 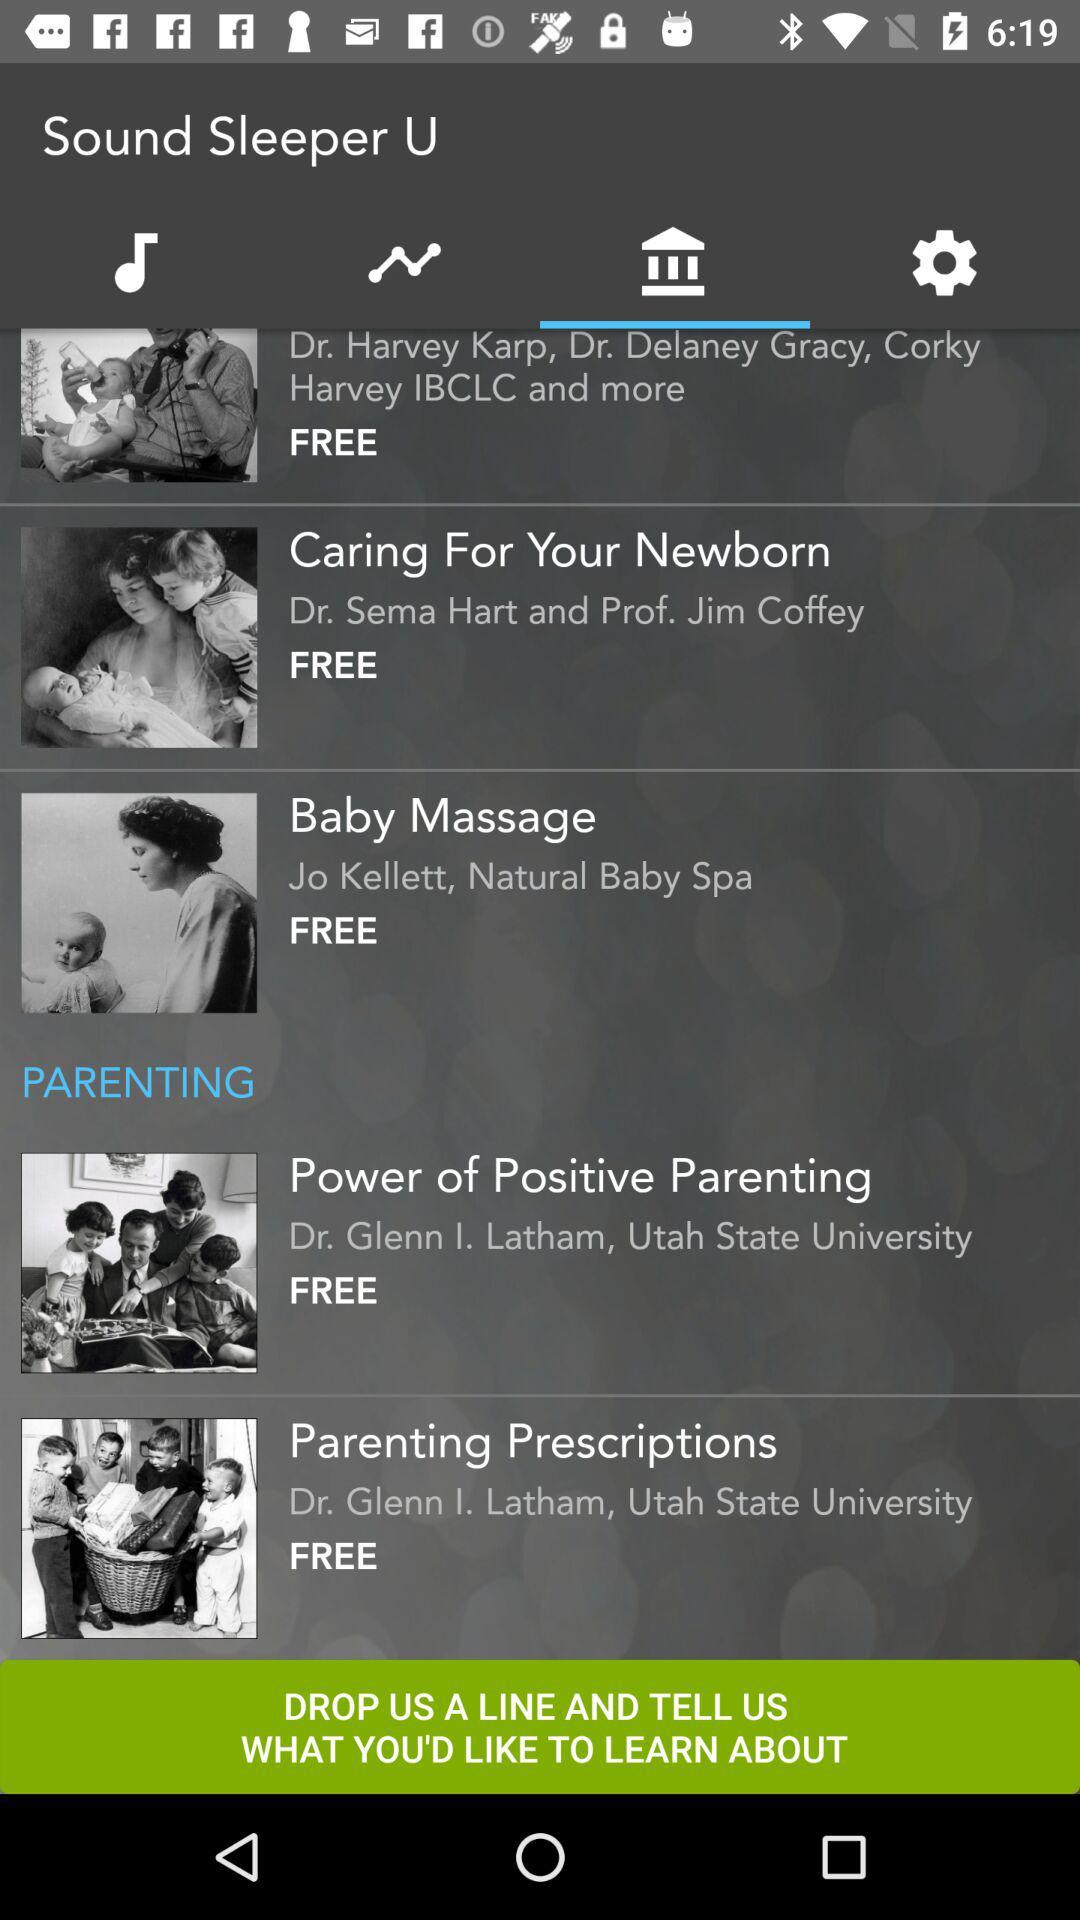 I want to click on icon below free icon, so click(x=678, y=542).